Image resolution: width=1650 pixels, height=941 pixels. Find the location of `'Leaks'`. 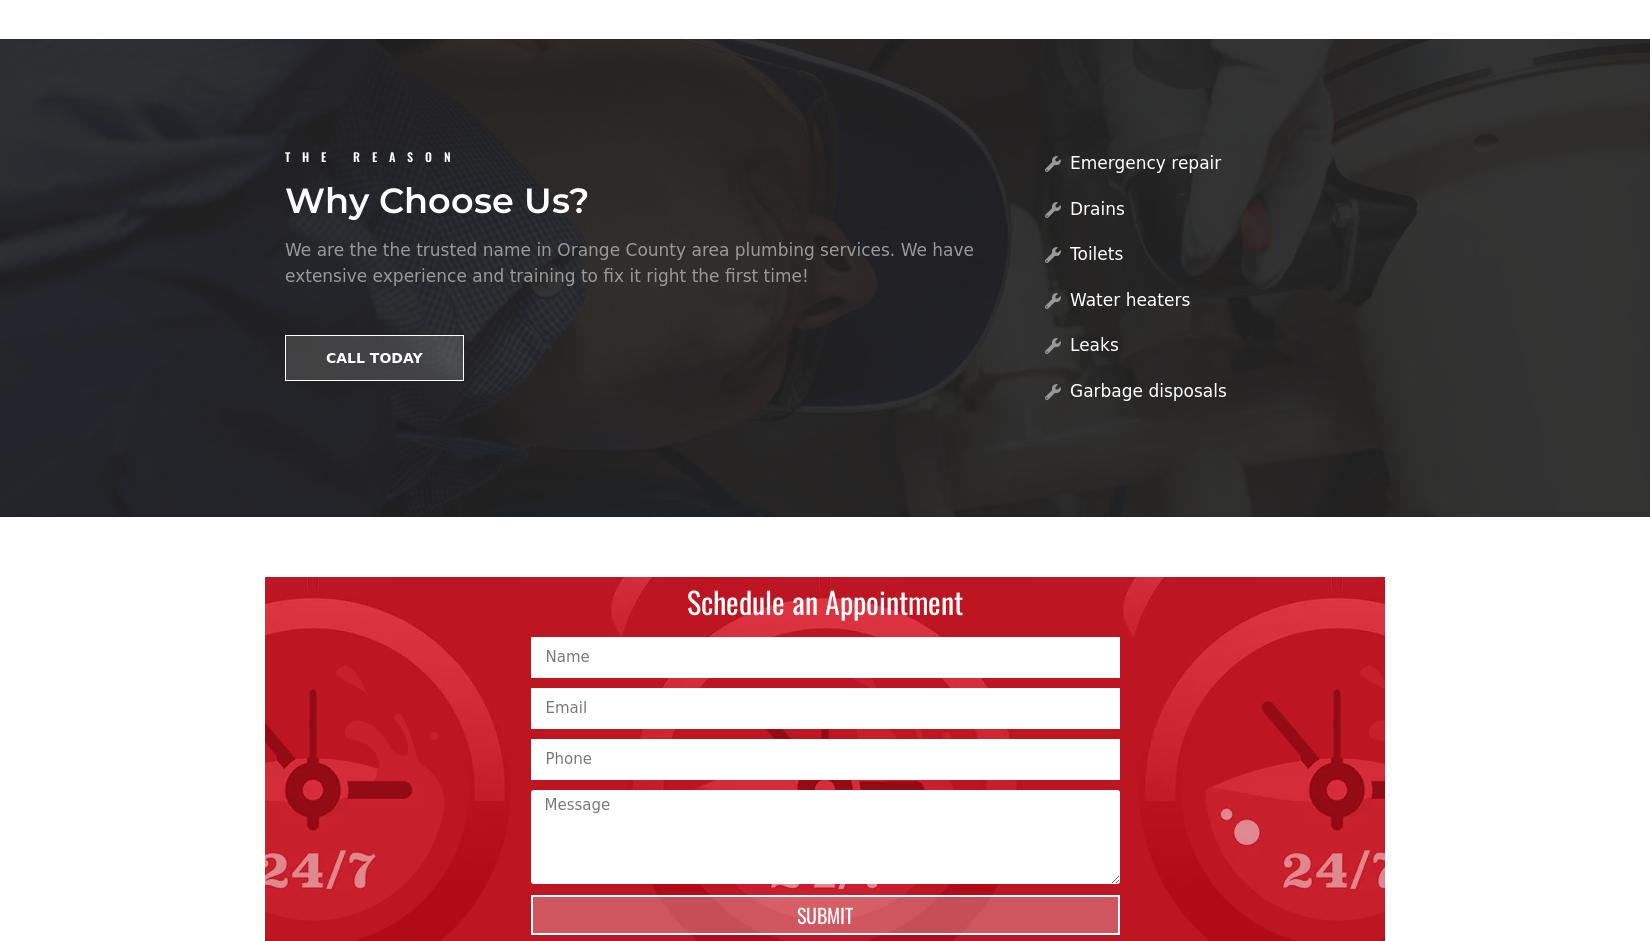

'Leaks' is located at coordinates (1069, 344).